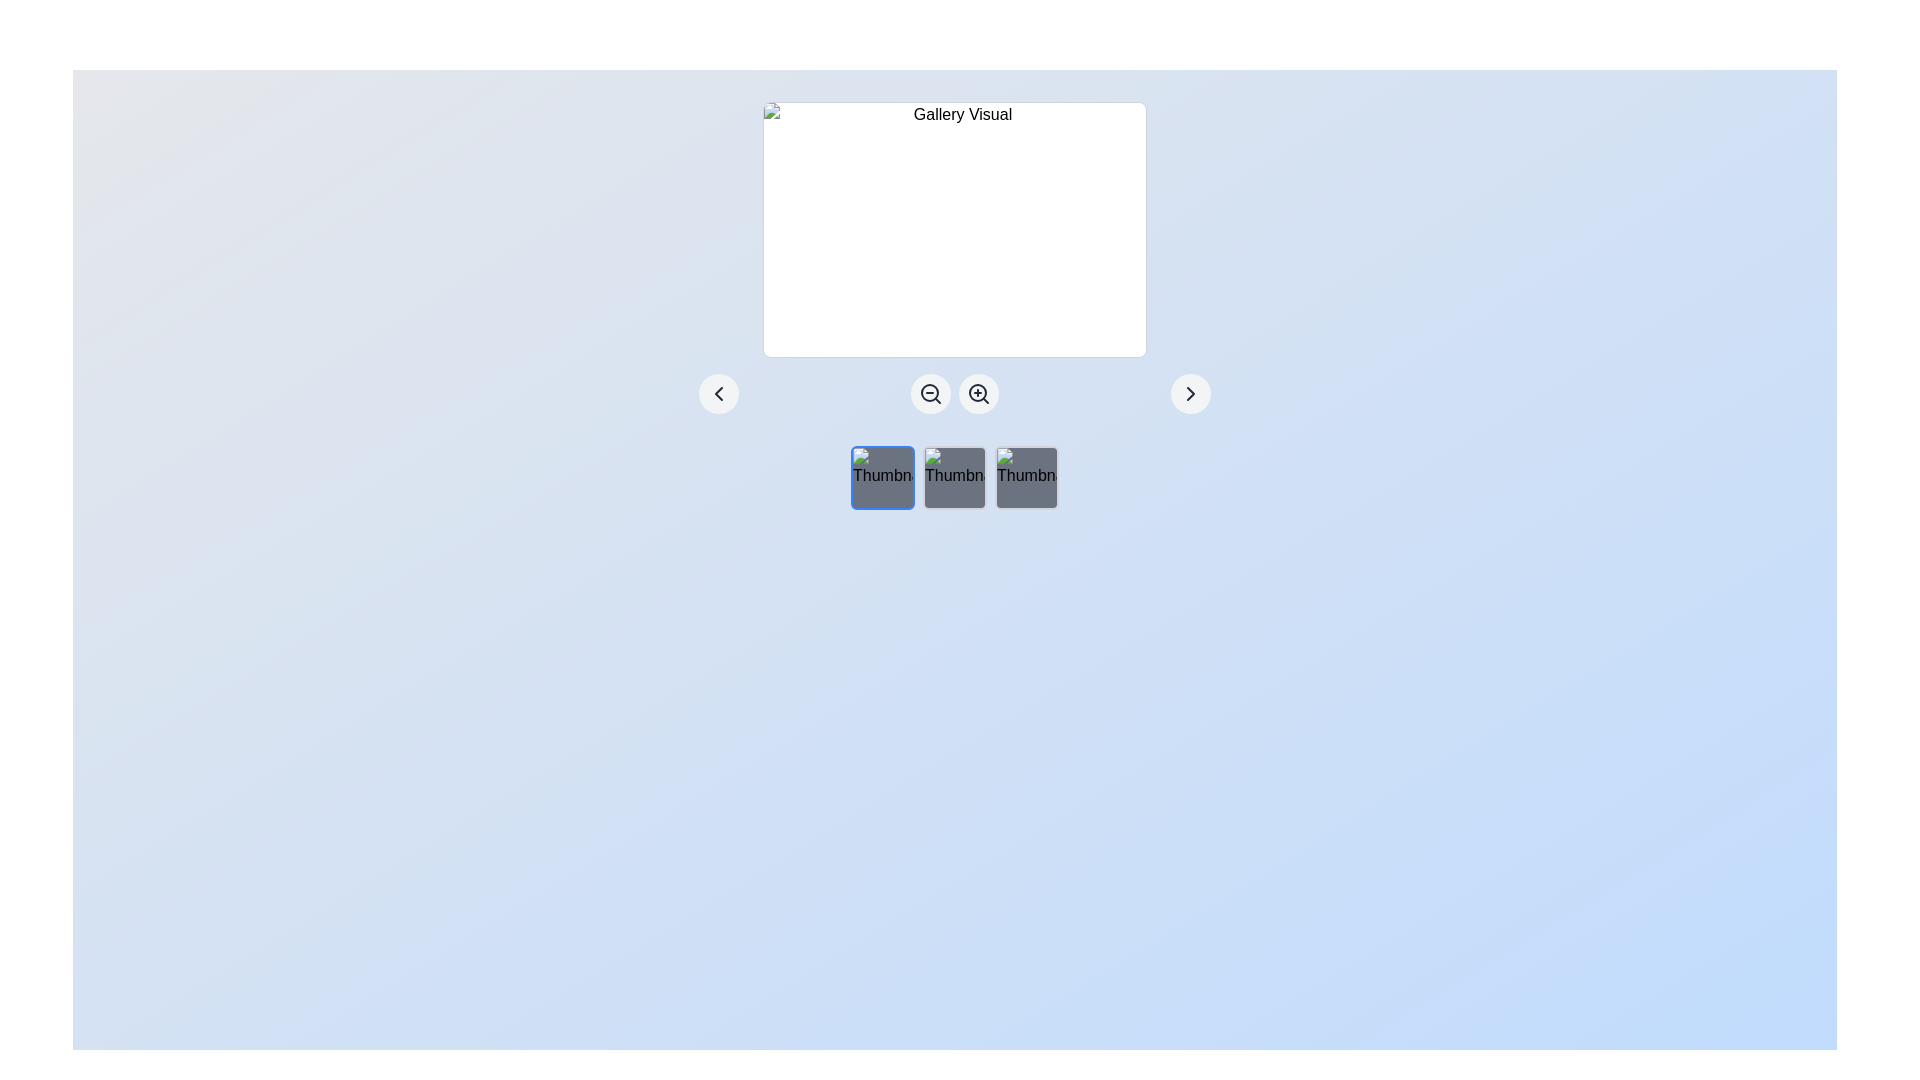 Image resolution: width=1920 pixels, height=1080 pixels. I want to click on the farthest-right circular button with a light gray background and a rightward chevron icon, so click(1190, 393).